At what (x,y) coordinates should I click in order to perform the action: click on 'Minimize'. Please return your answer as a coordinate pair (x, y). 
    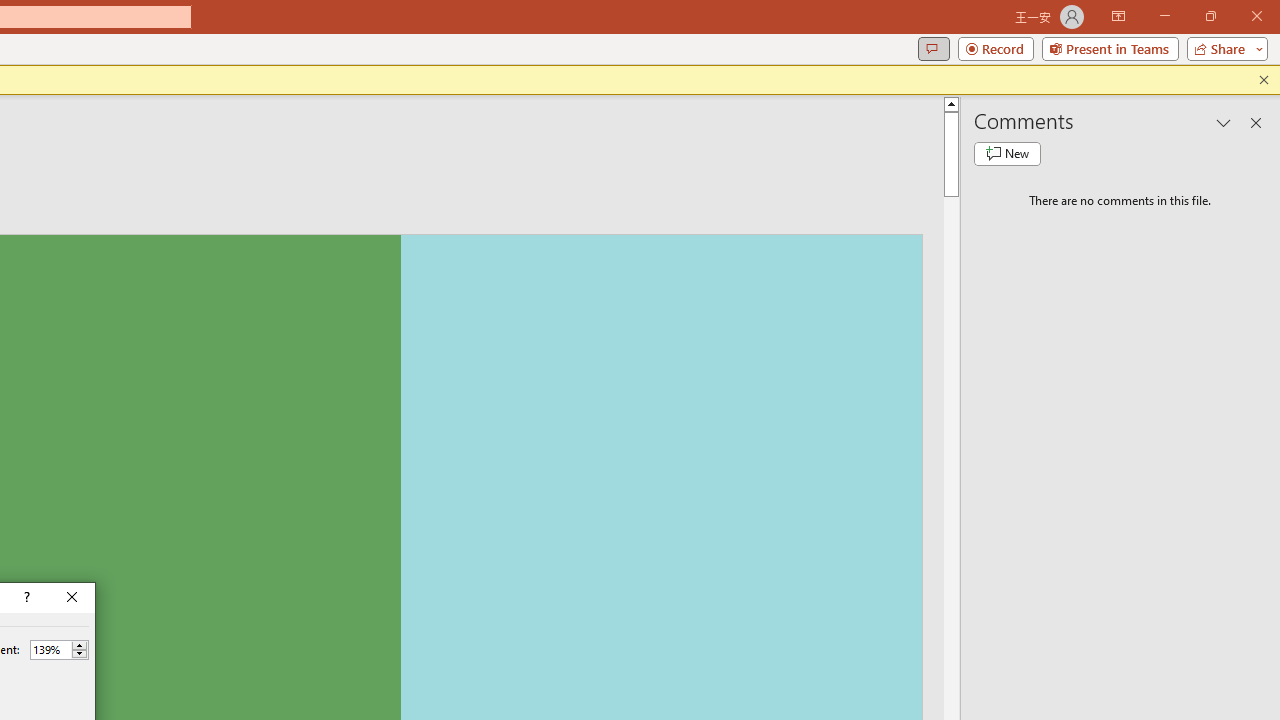
    Looking at the image, I should click on (1164, 16).